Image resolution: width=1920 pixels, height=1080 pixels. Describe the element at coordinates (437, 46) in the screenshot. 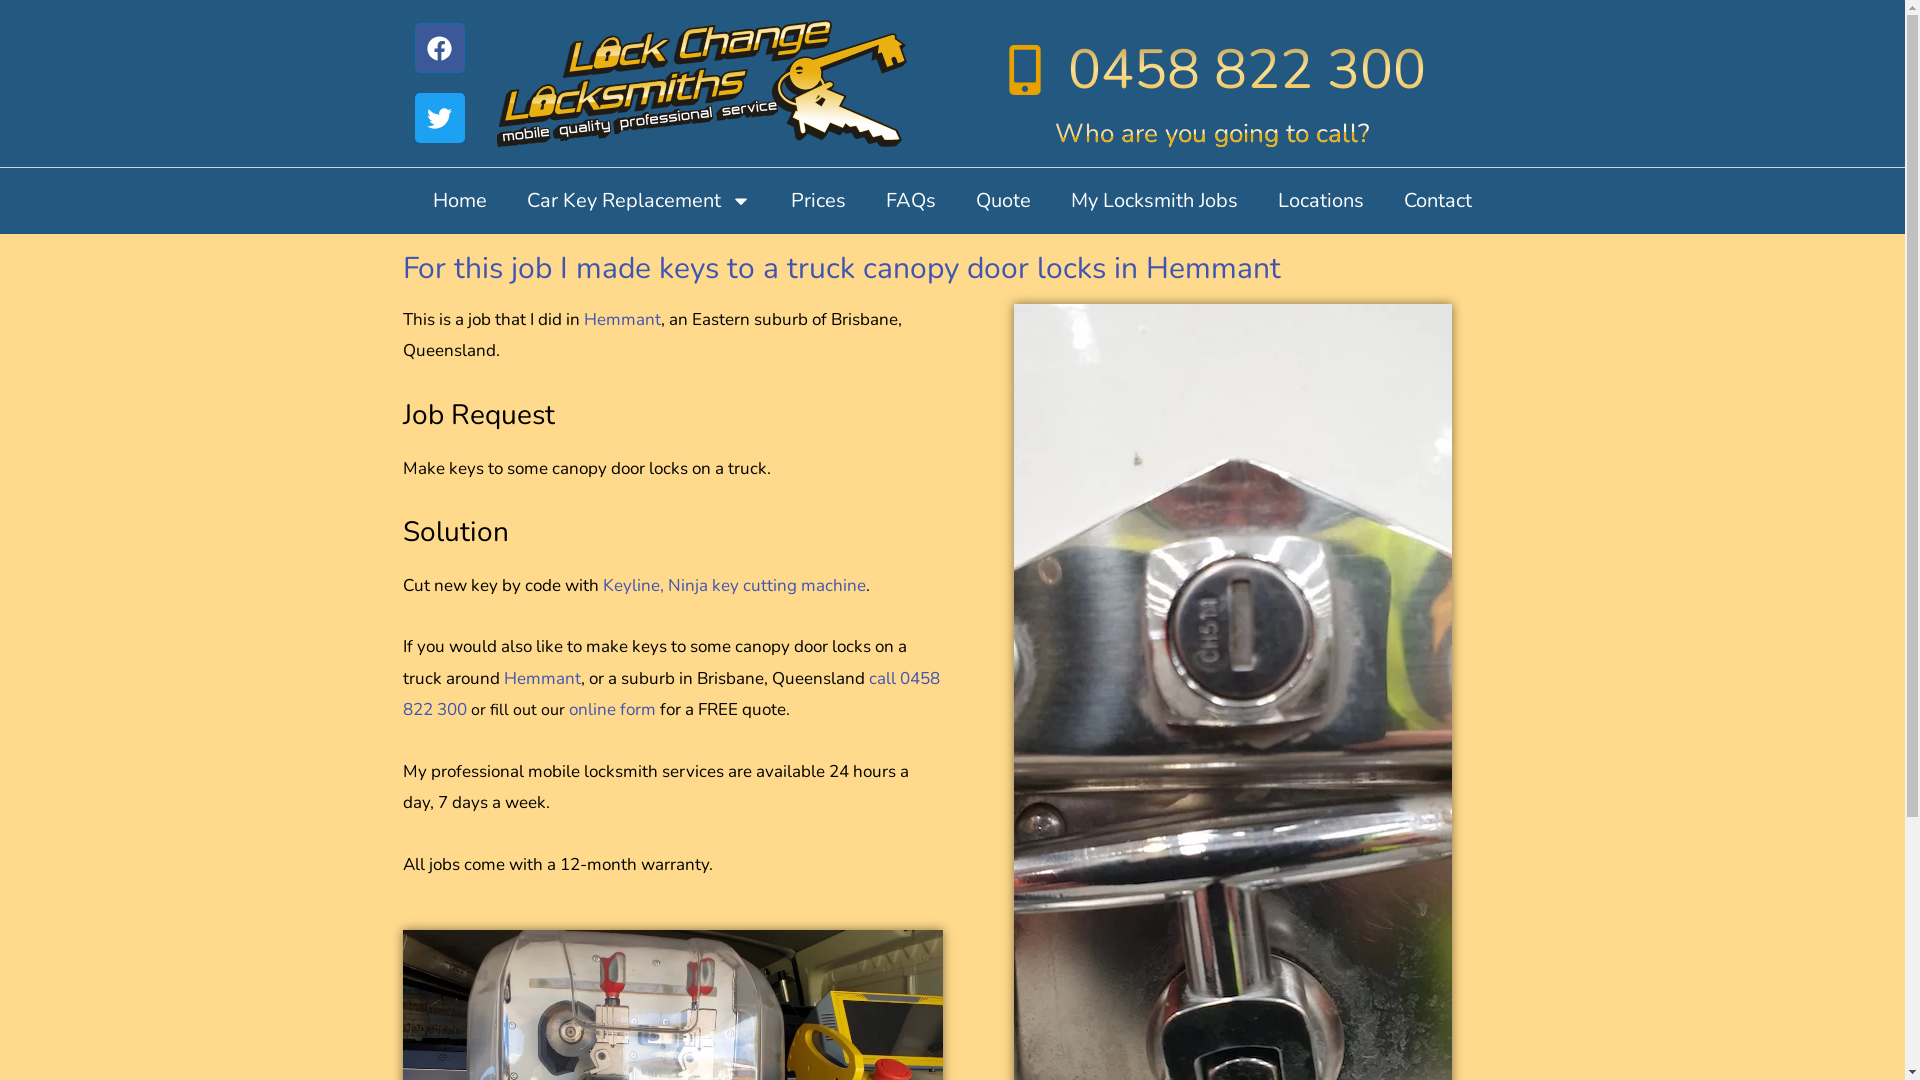

I see `'Facebook'` at that location.